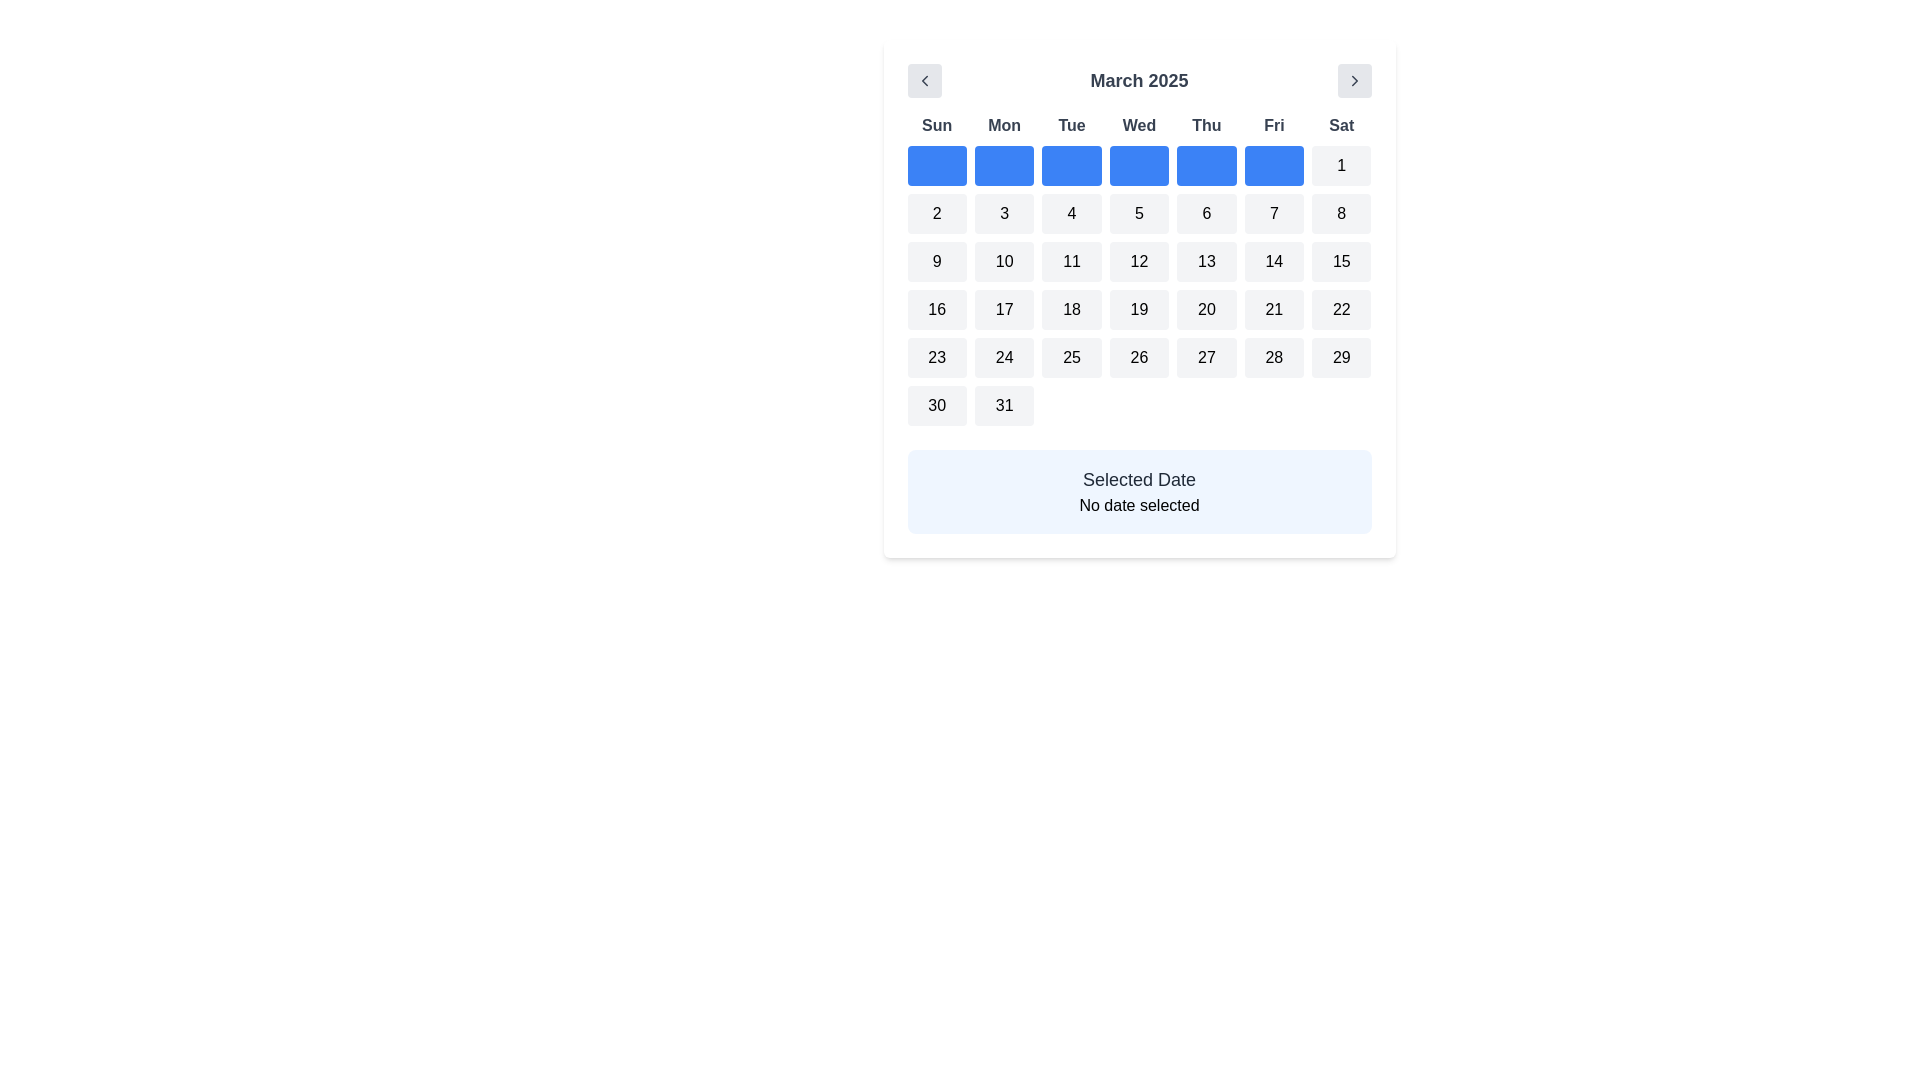  Describe the element at coordinates (1139, 309) in the screenshot. I see `the button representing the date '19' in the calendar located in the fourth column of the fourth row beneath the 'Wed' label` at that location.